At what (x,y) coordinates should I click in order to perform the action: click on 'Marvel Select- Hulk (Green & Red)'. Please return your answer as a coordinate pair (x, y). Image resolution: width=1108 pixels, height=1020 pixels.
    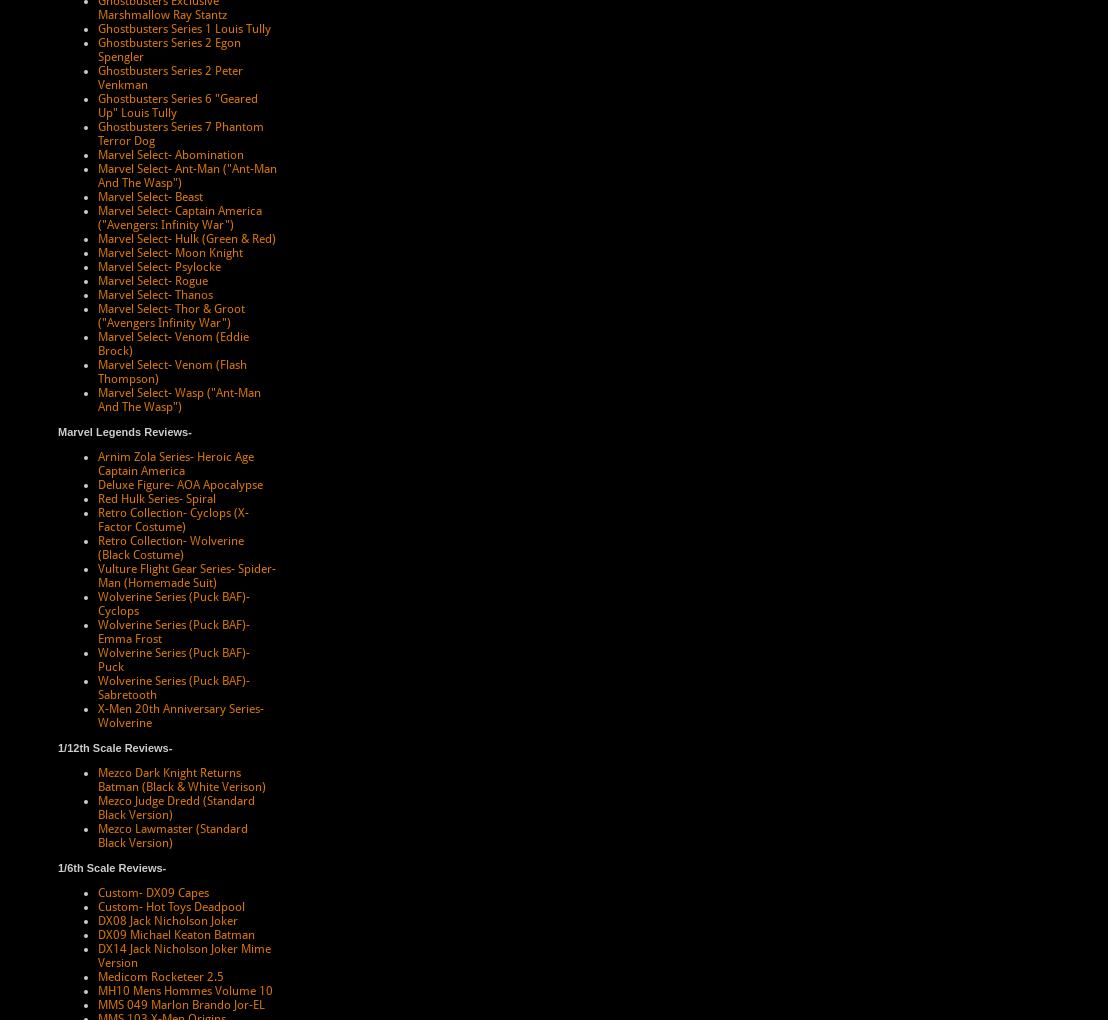
    Looking at the image, I should click on (97, 238).